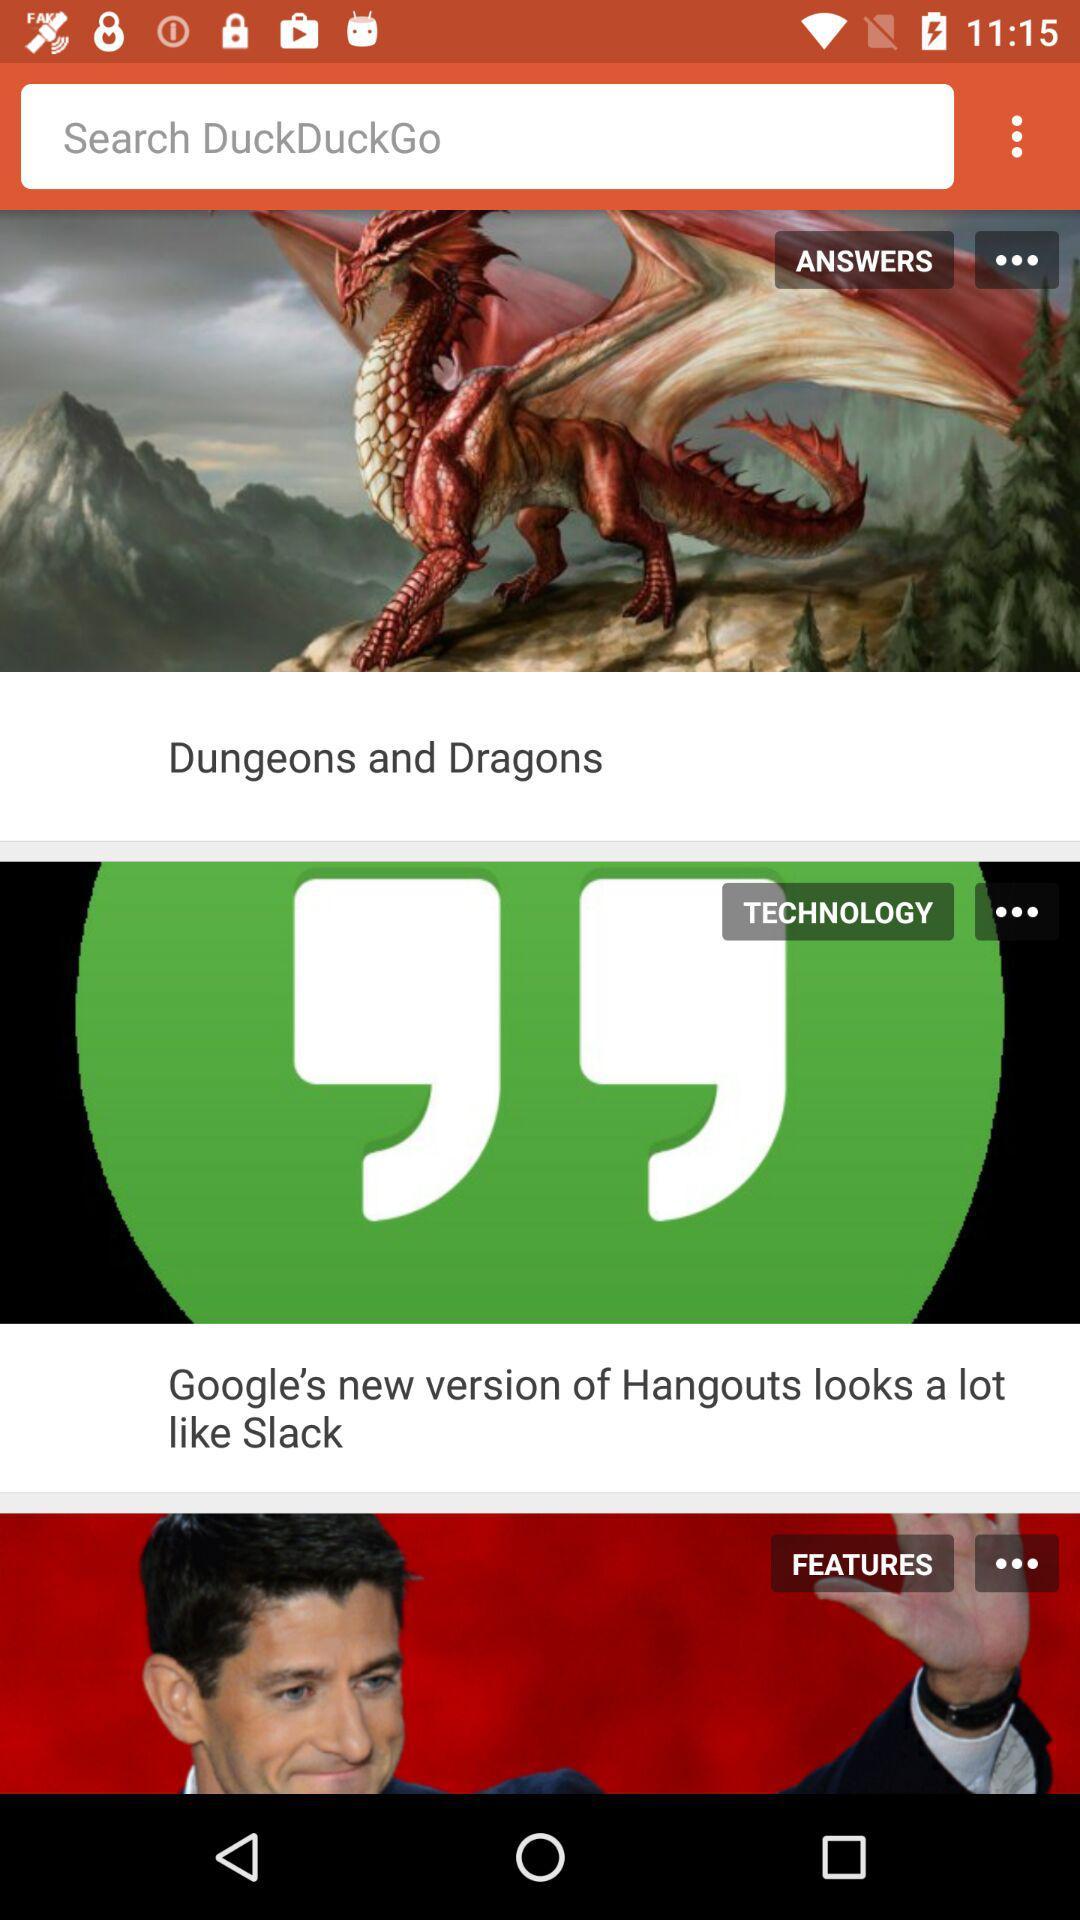  Describe the element at coordinates (1017, 135) in the screenshot. I see `settings button` at that location.